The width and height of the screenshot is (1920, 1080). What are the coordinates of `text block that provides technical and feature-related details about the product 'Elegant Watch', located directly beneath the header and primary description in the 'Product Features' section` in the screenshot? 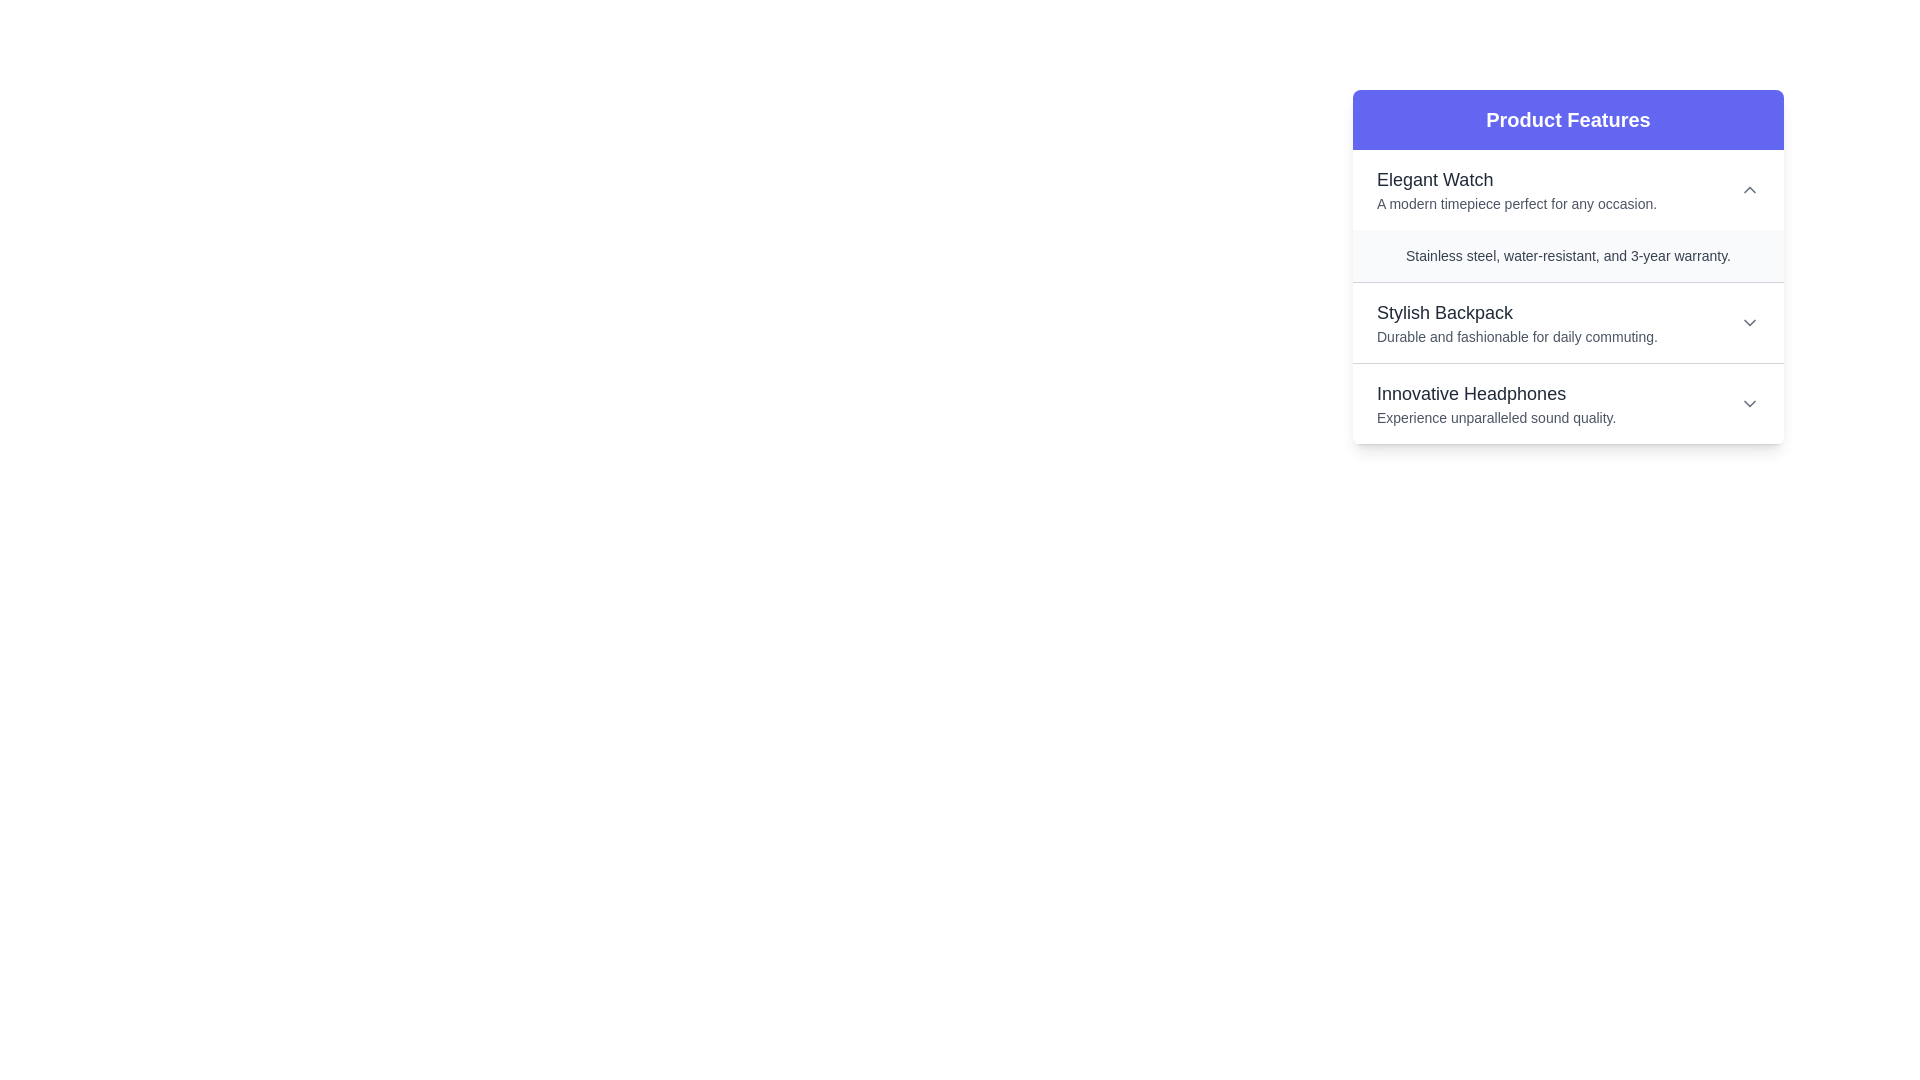 It's located at (1567, 254).